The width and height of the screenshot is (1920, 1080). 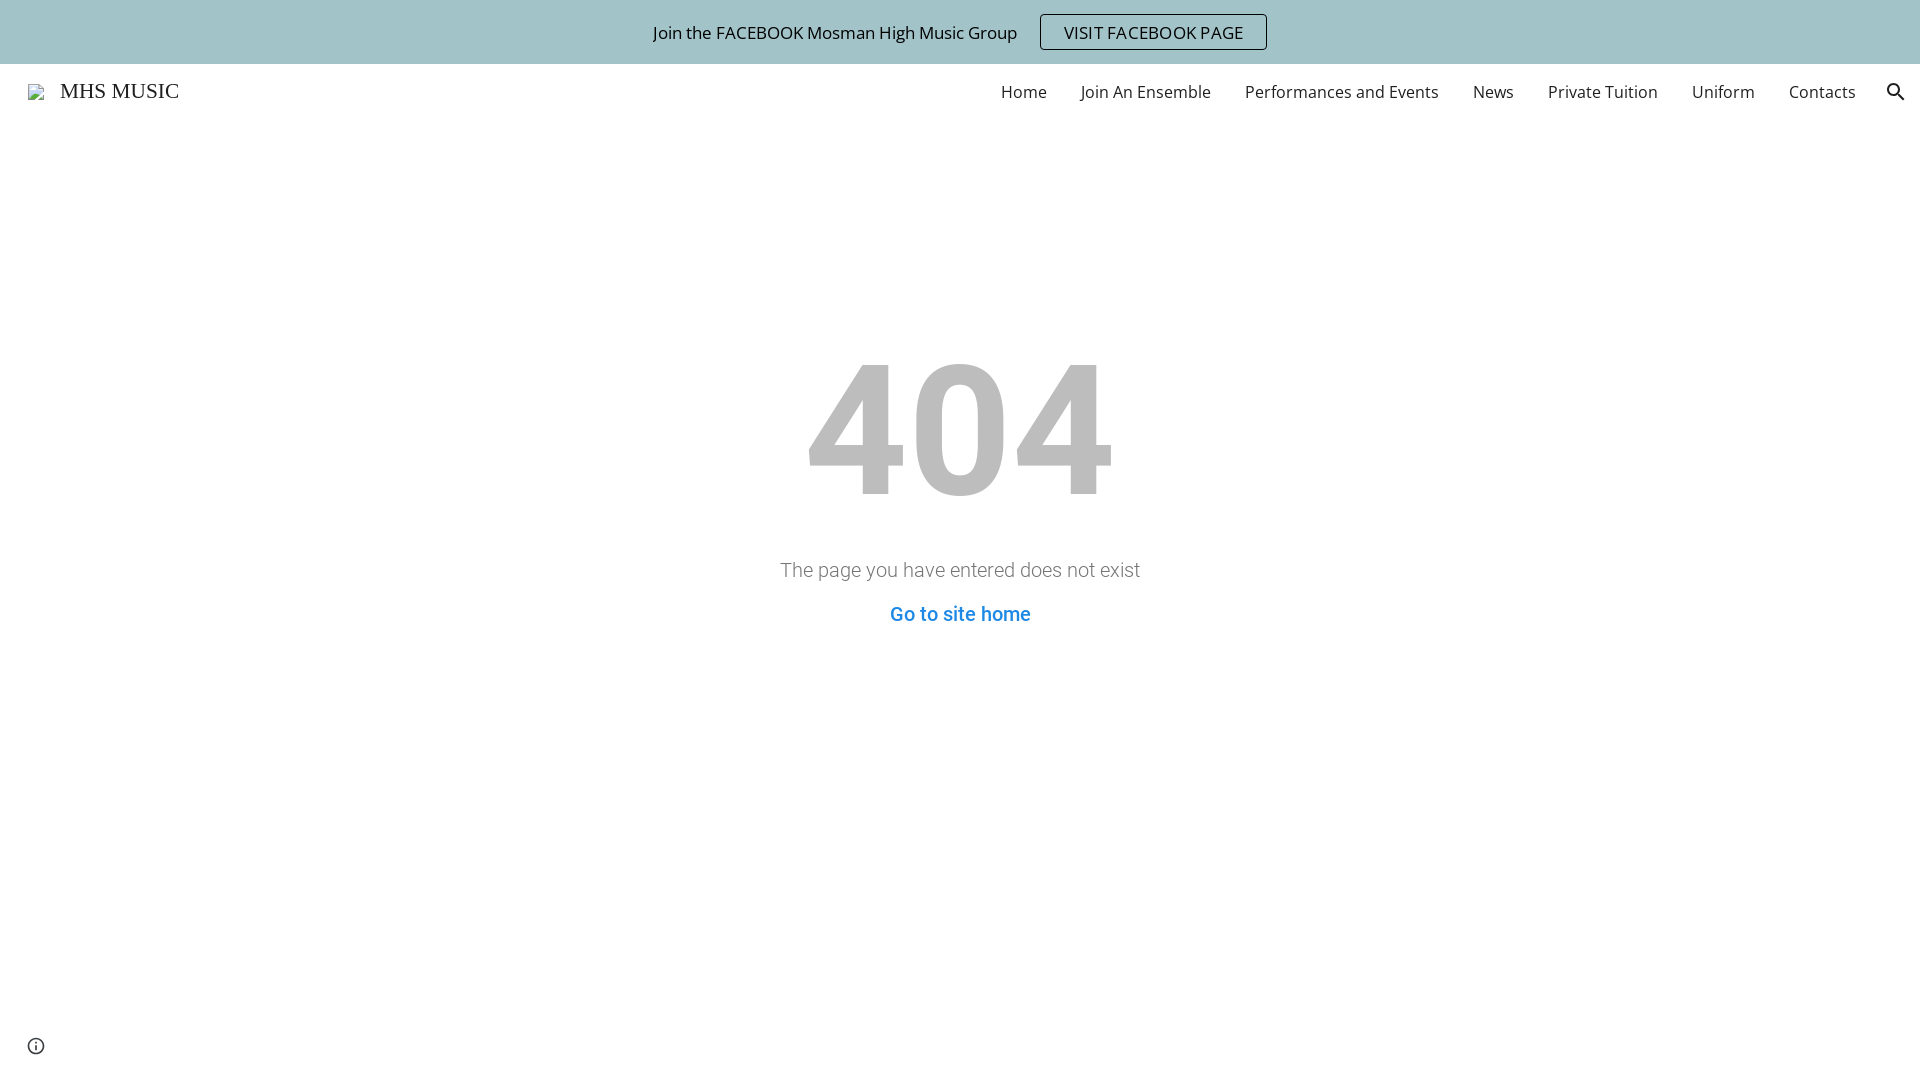 What do you see at coordinates (1603, 92) in the screenshot?
I see `'Private Tuition'` at bounding box center [1603, 92].